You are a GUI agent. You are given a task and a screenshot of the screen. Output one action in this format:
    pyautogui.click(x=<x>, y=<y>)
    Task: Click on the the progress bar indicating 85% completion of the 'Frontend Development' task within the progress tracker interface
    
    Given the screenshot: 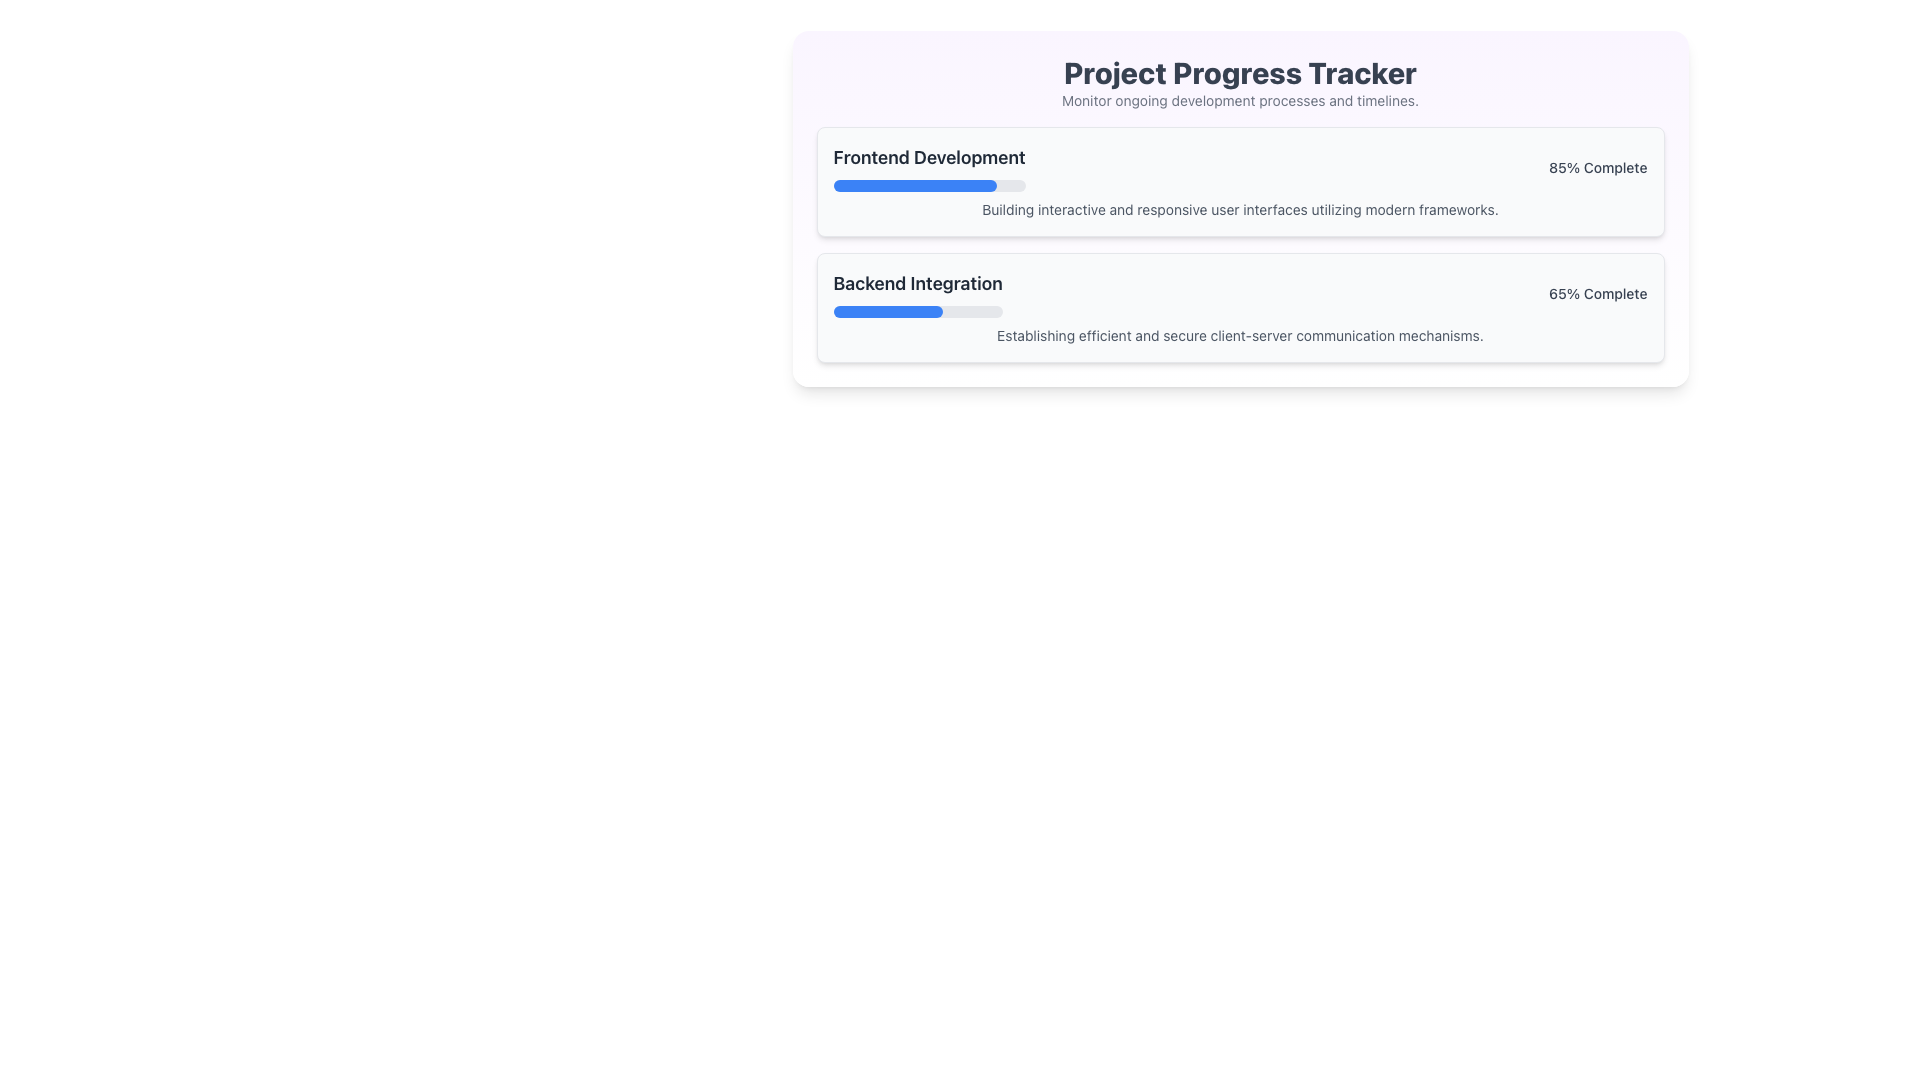 What is the action you would take?
    pyautogui.click(x=914, y=185)
    